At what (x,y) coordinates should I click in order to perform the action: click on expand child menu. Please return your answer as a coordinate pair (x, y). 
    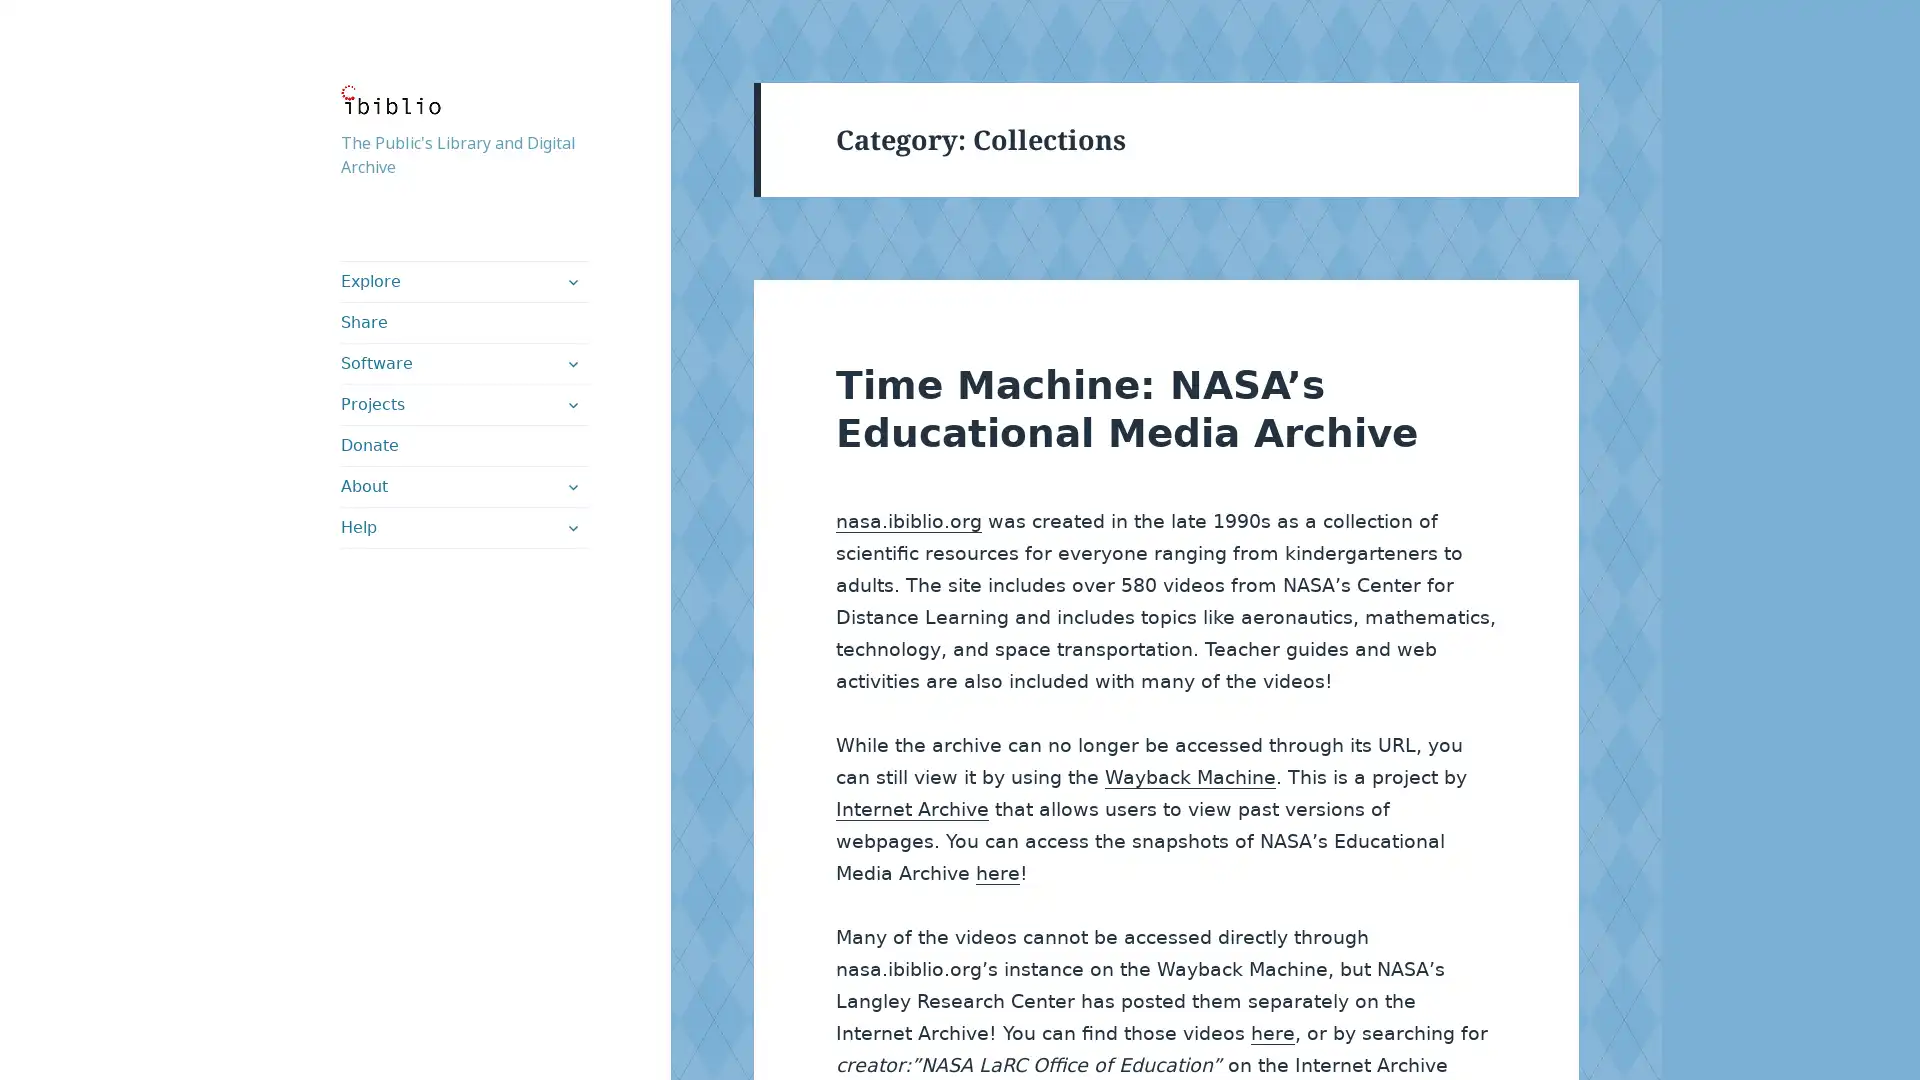
    Looking at the image, I should click on (570, 363).